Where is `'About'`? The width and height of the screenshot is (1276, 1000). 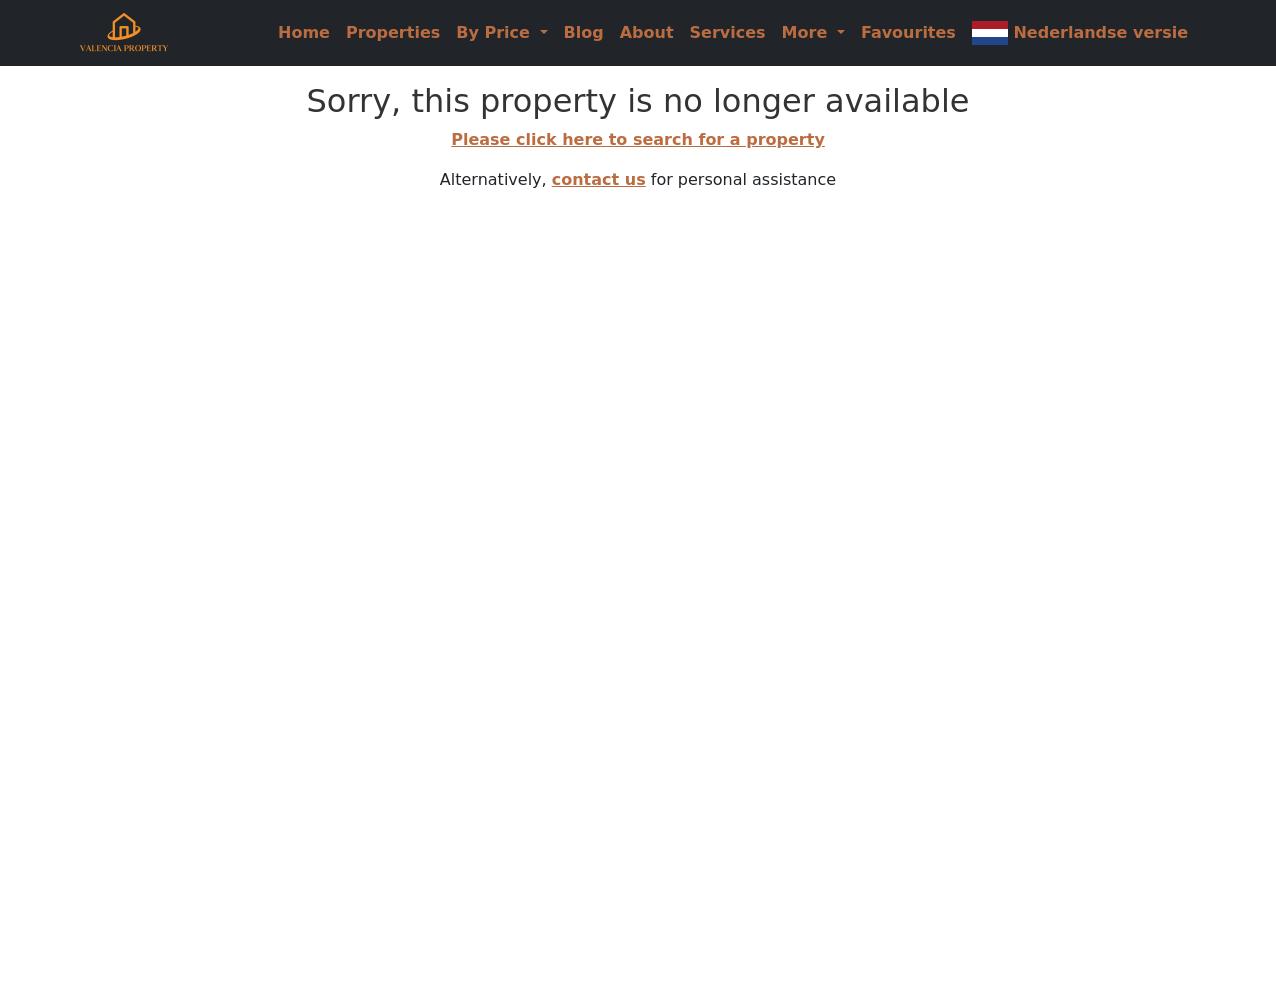 'About' is located at coordinates (646, 31).